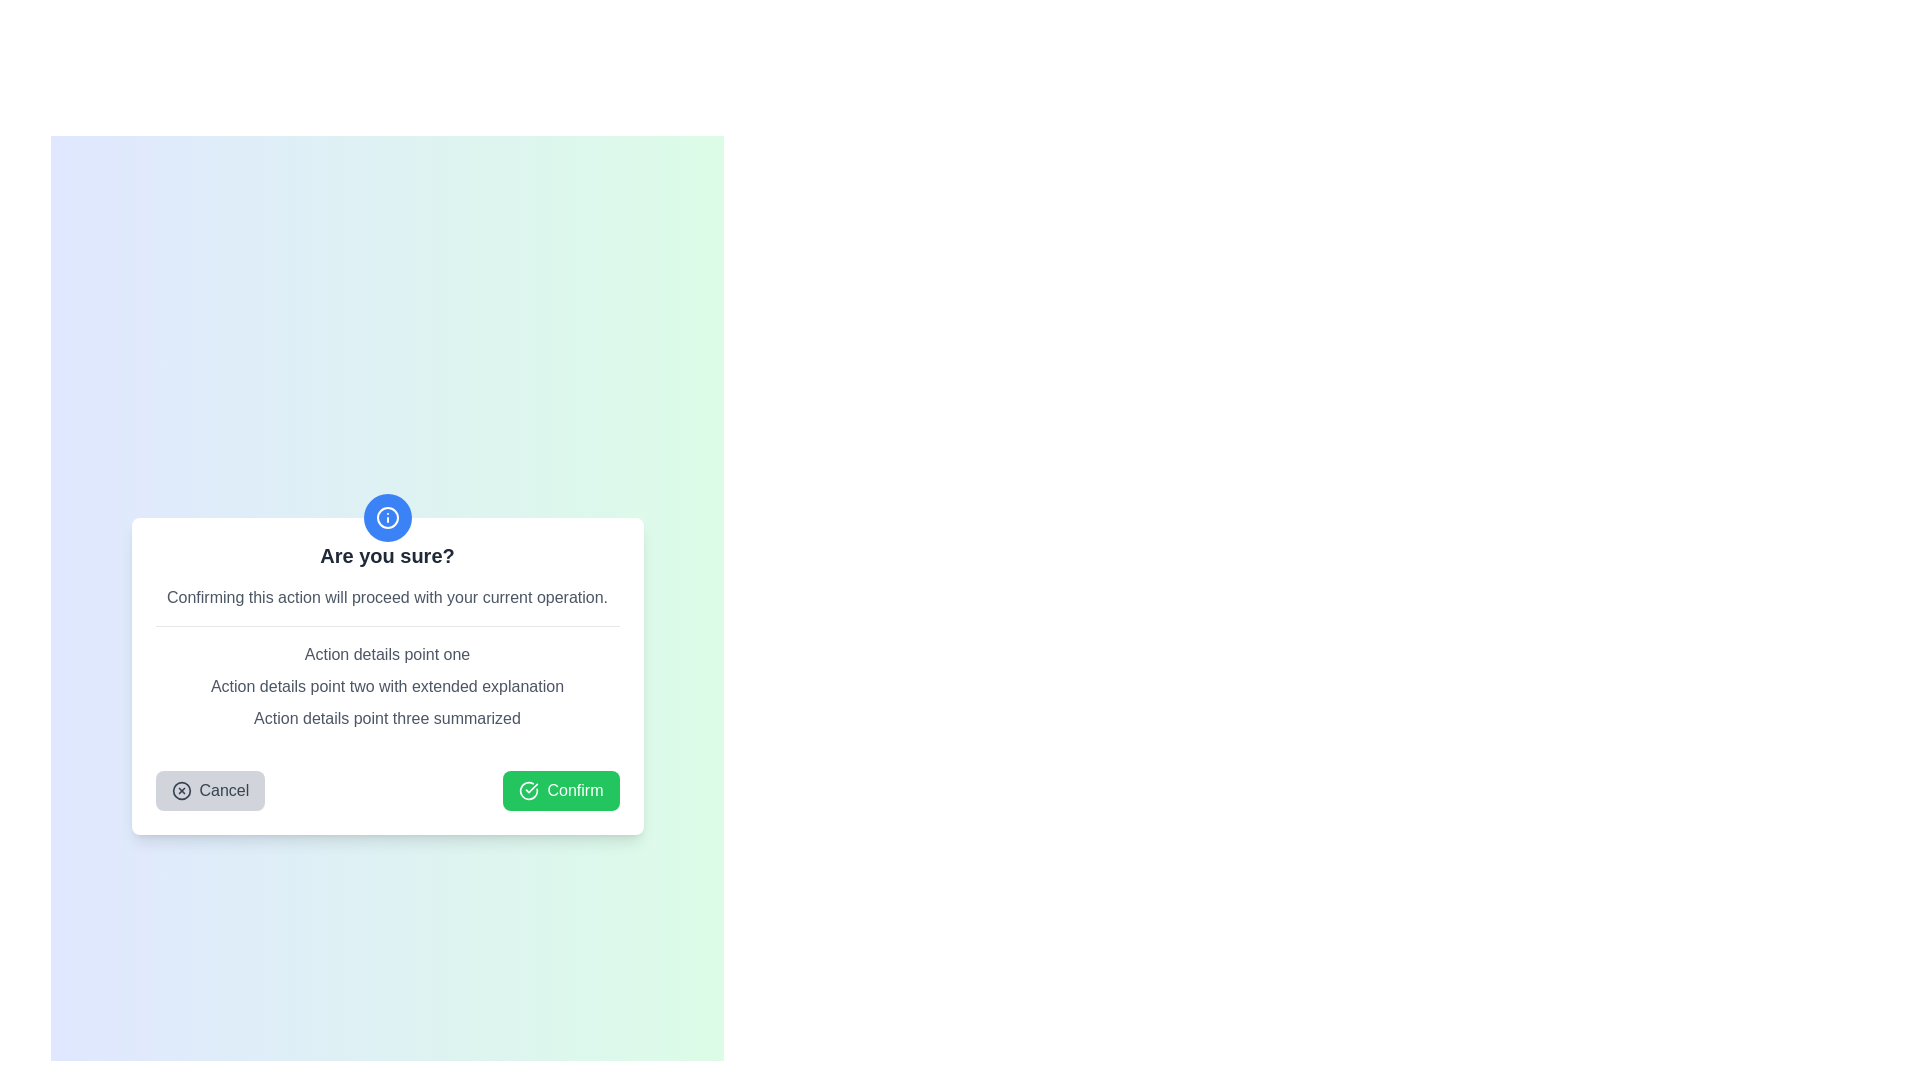 The width and height of the screenshot is (1920, 1080). What do you see at coordinates (387, 596) in the screenshot?
I see `static text element that displays the message 'Confirming this action will proceed with your current operation.' This text is styled in gray and is located below the header 'Are you sure?' within a centered modal box` at bounding box center [387, 596].